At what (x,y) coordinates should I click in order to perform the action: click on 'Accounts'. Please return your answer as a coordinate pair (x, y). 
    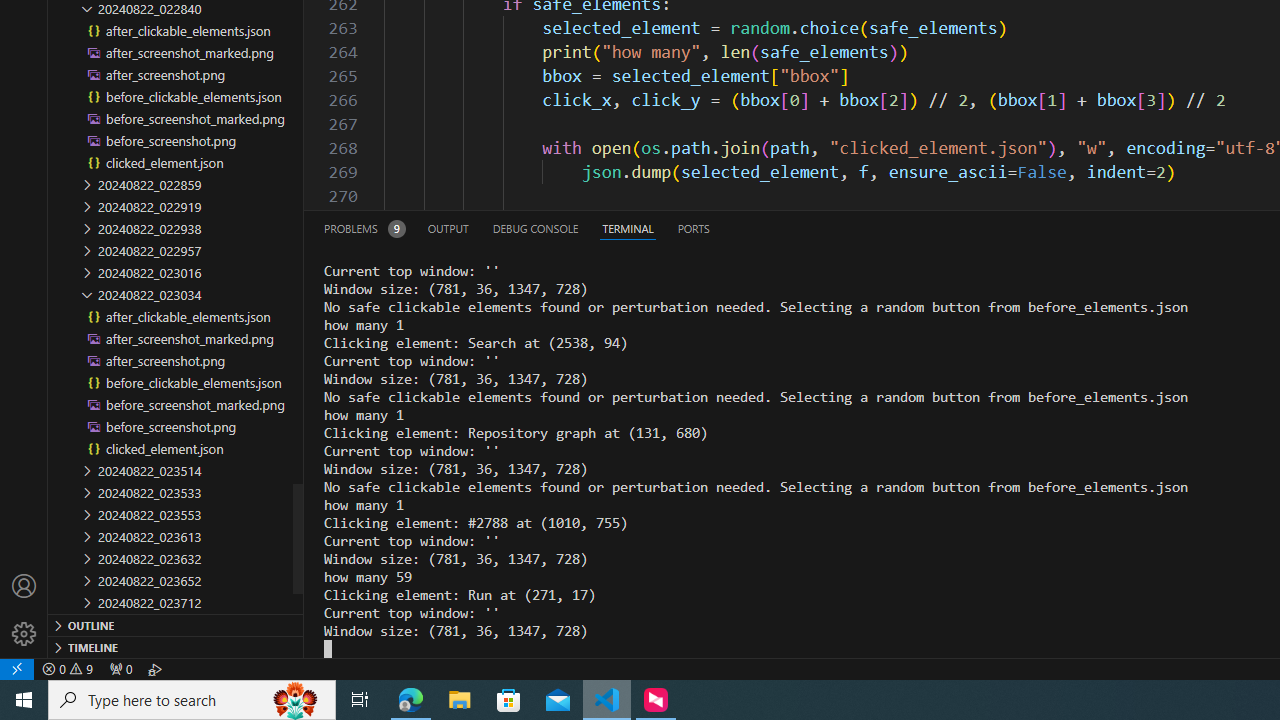
    Looking at the image, I should click on (24, 585).